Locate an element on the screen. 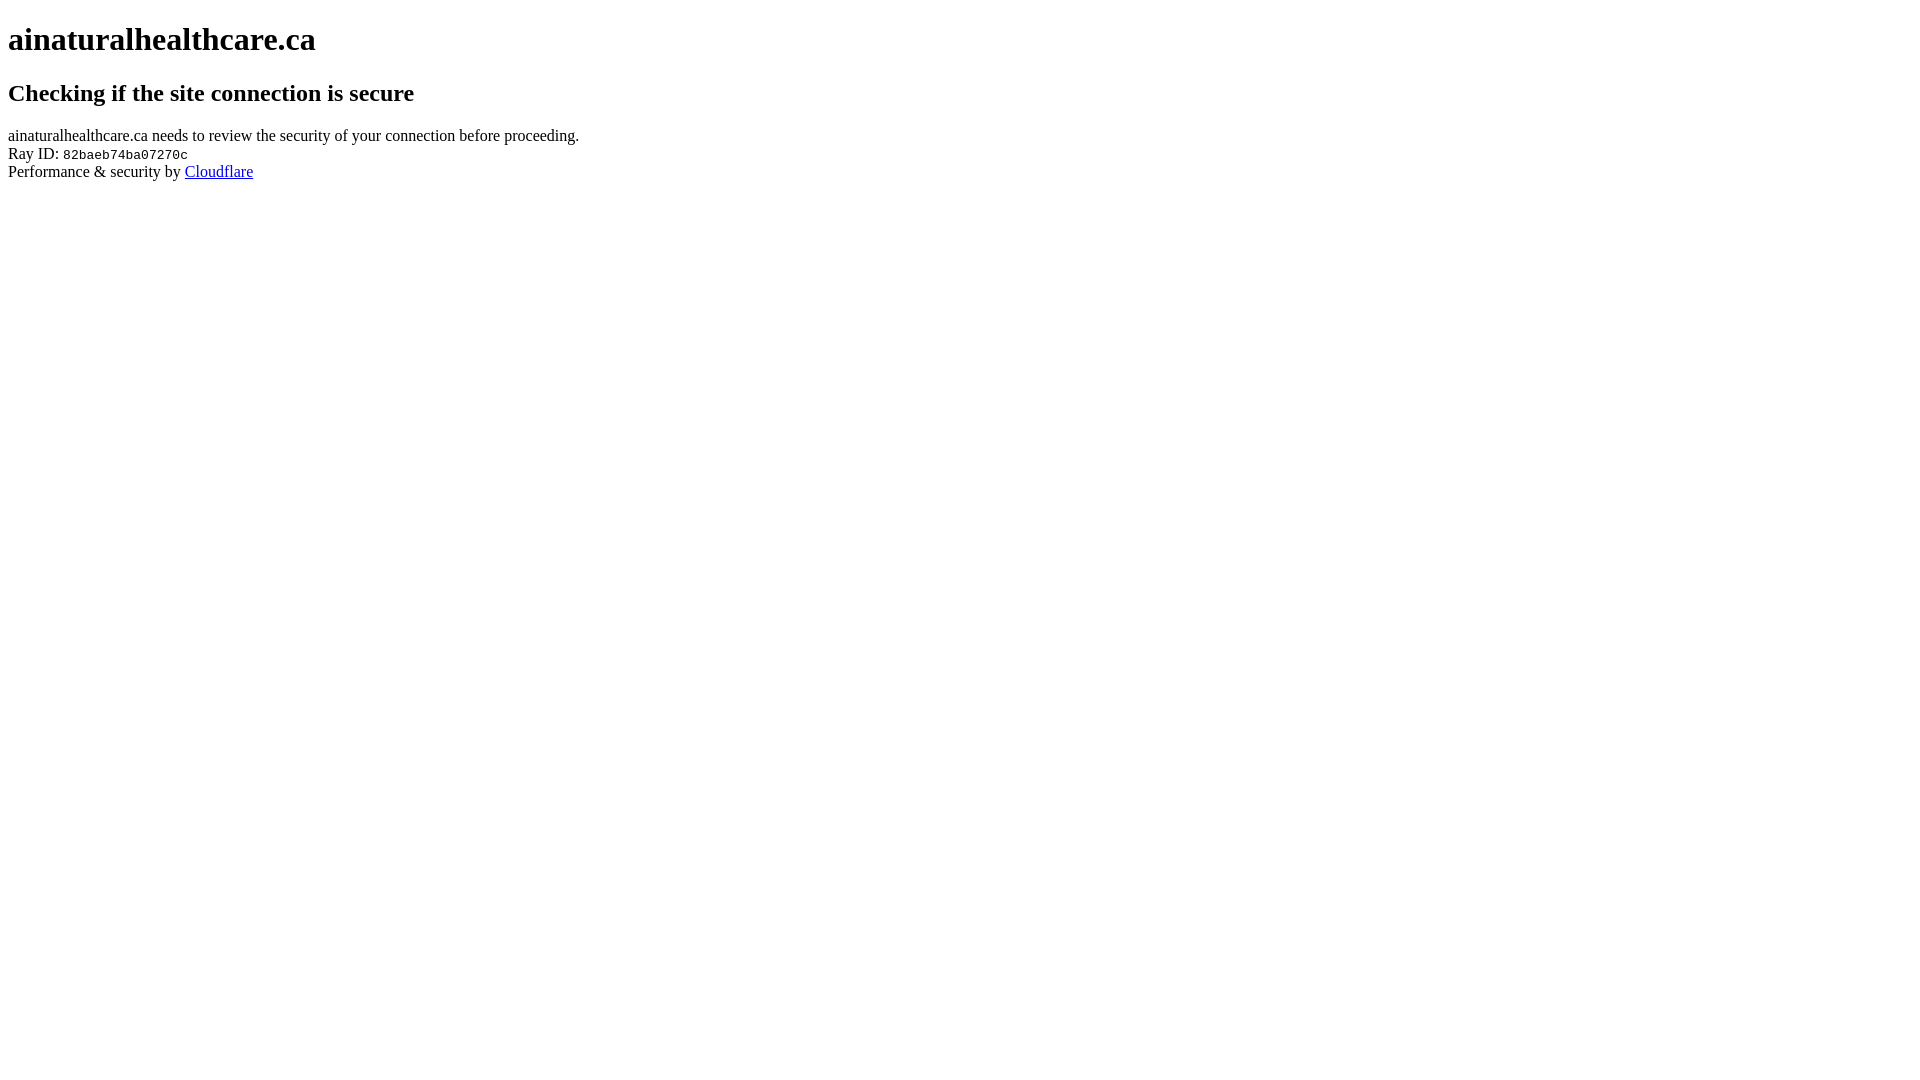 Image resolution: width=1920 pixels, height=1080 pixels. 'Cloudflare' is located at coordinates (219, 170).